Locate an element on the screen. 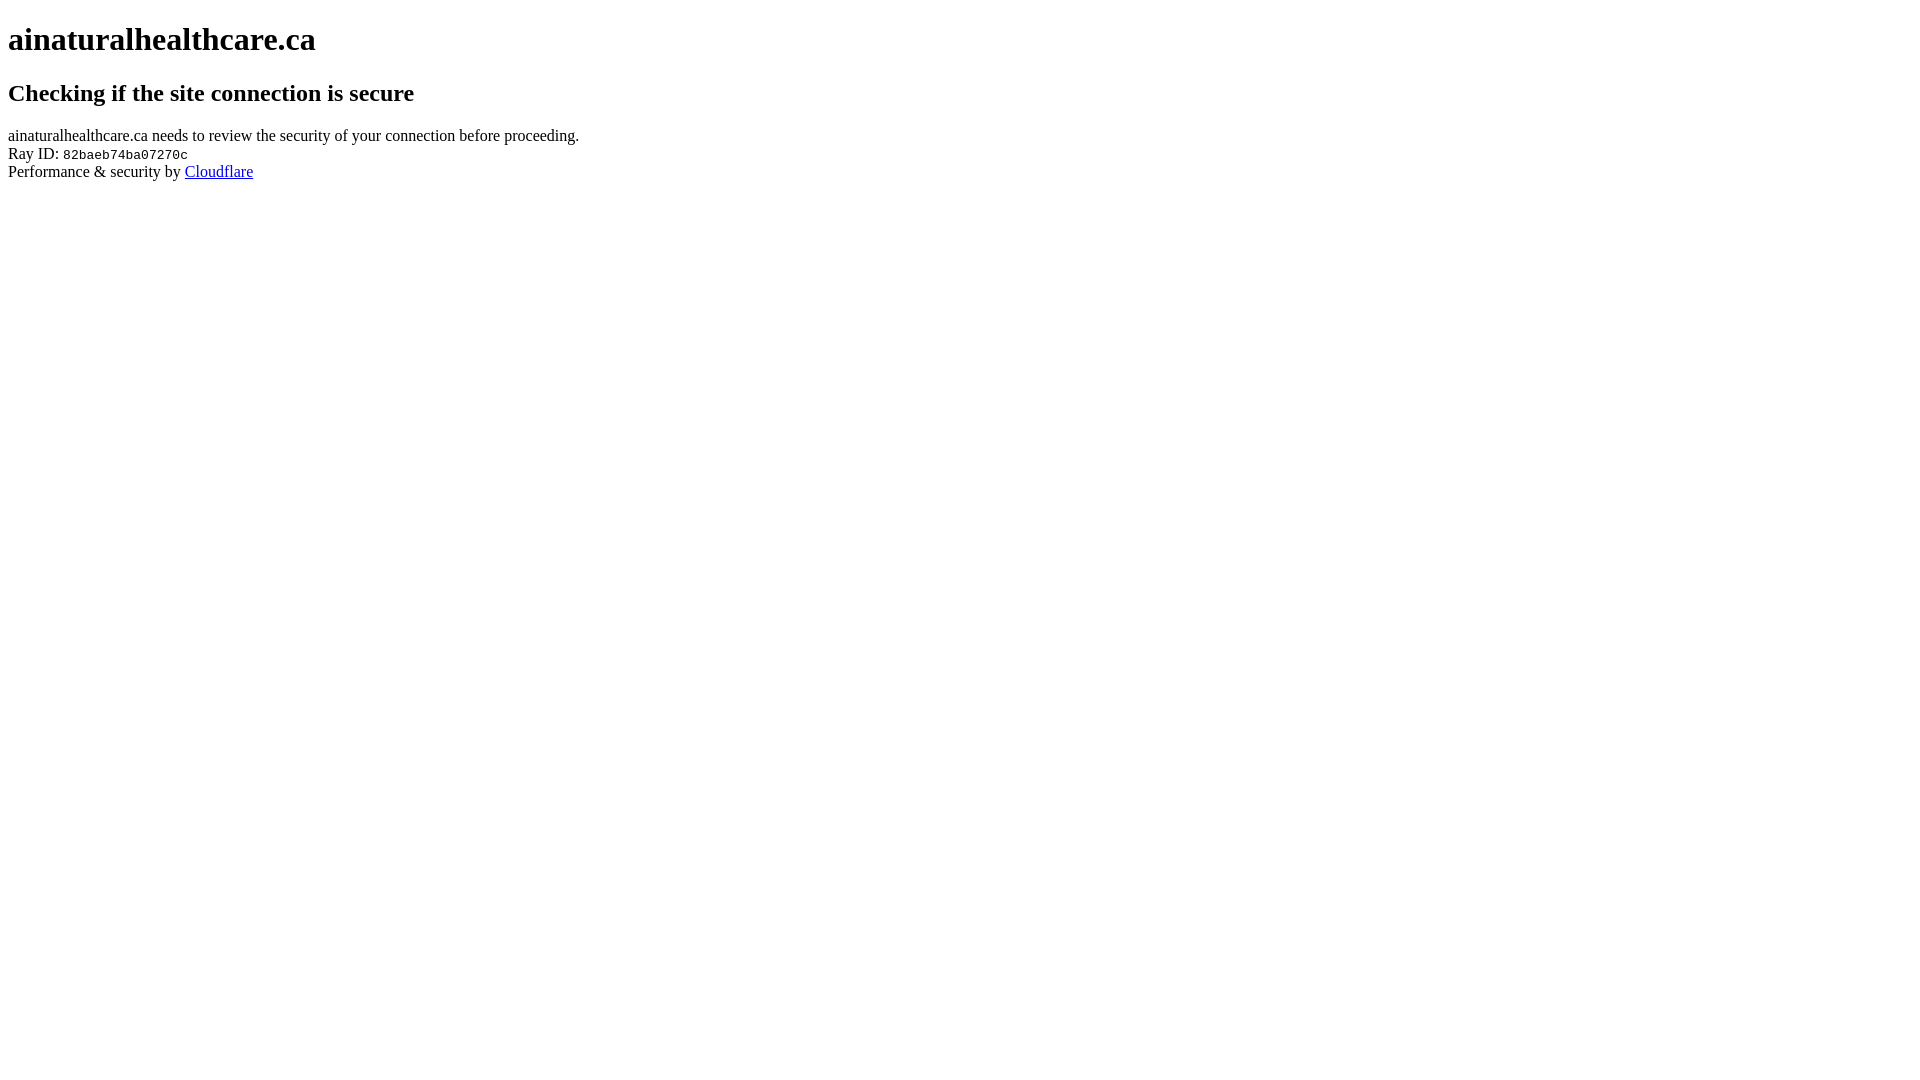 Image resolution: width=1920 pixels, height=1080 pixels. 'Cloudflare' is located at coordinates (219, 170).